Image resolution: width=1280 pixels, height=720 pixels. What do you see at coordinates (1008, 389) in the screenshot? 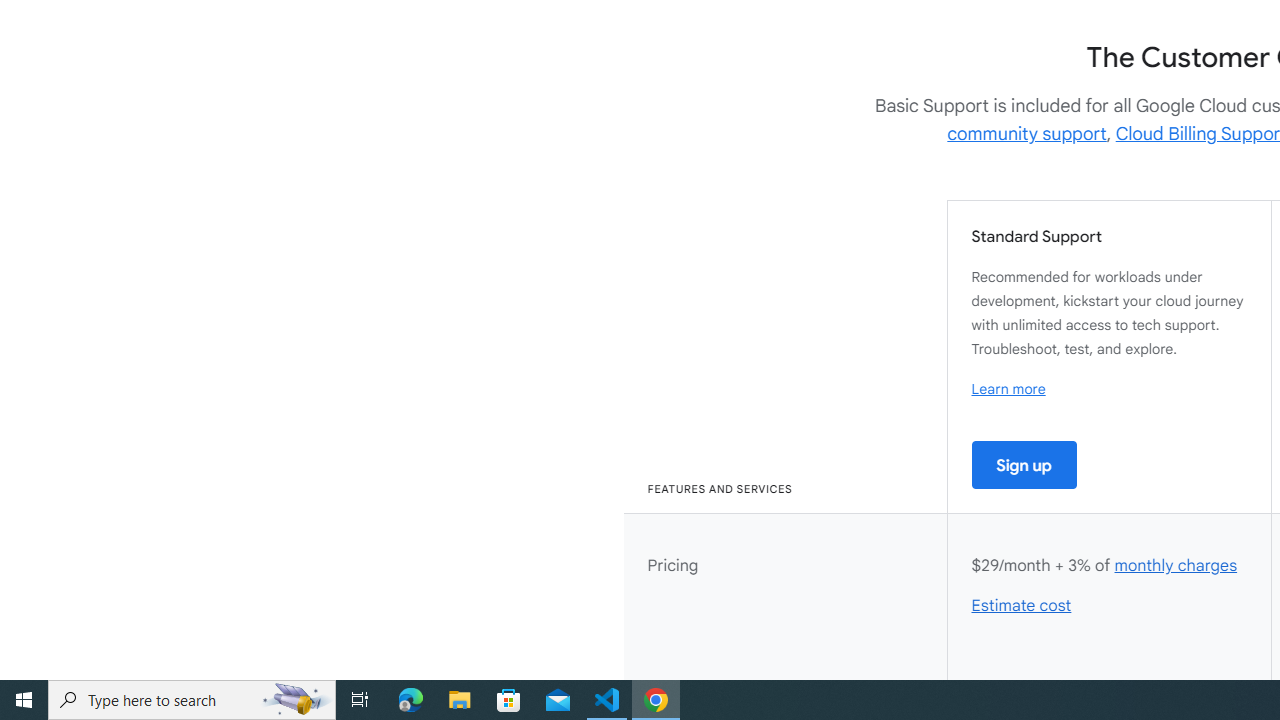
I see `'Learn more'` at bounding box center [1008, 389].